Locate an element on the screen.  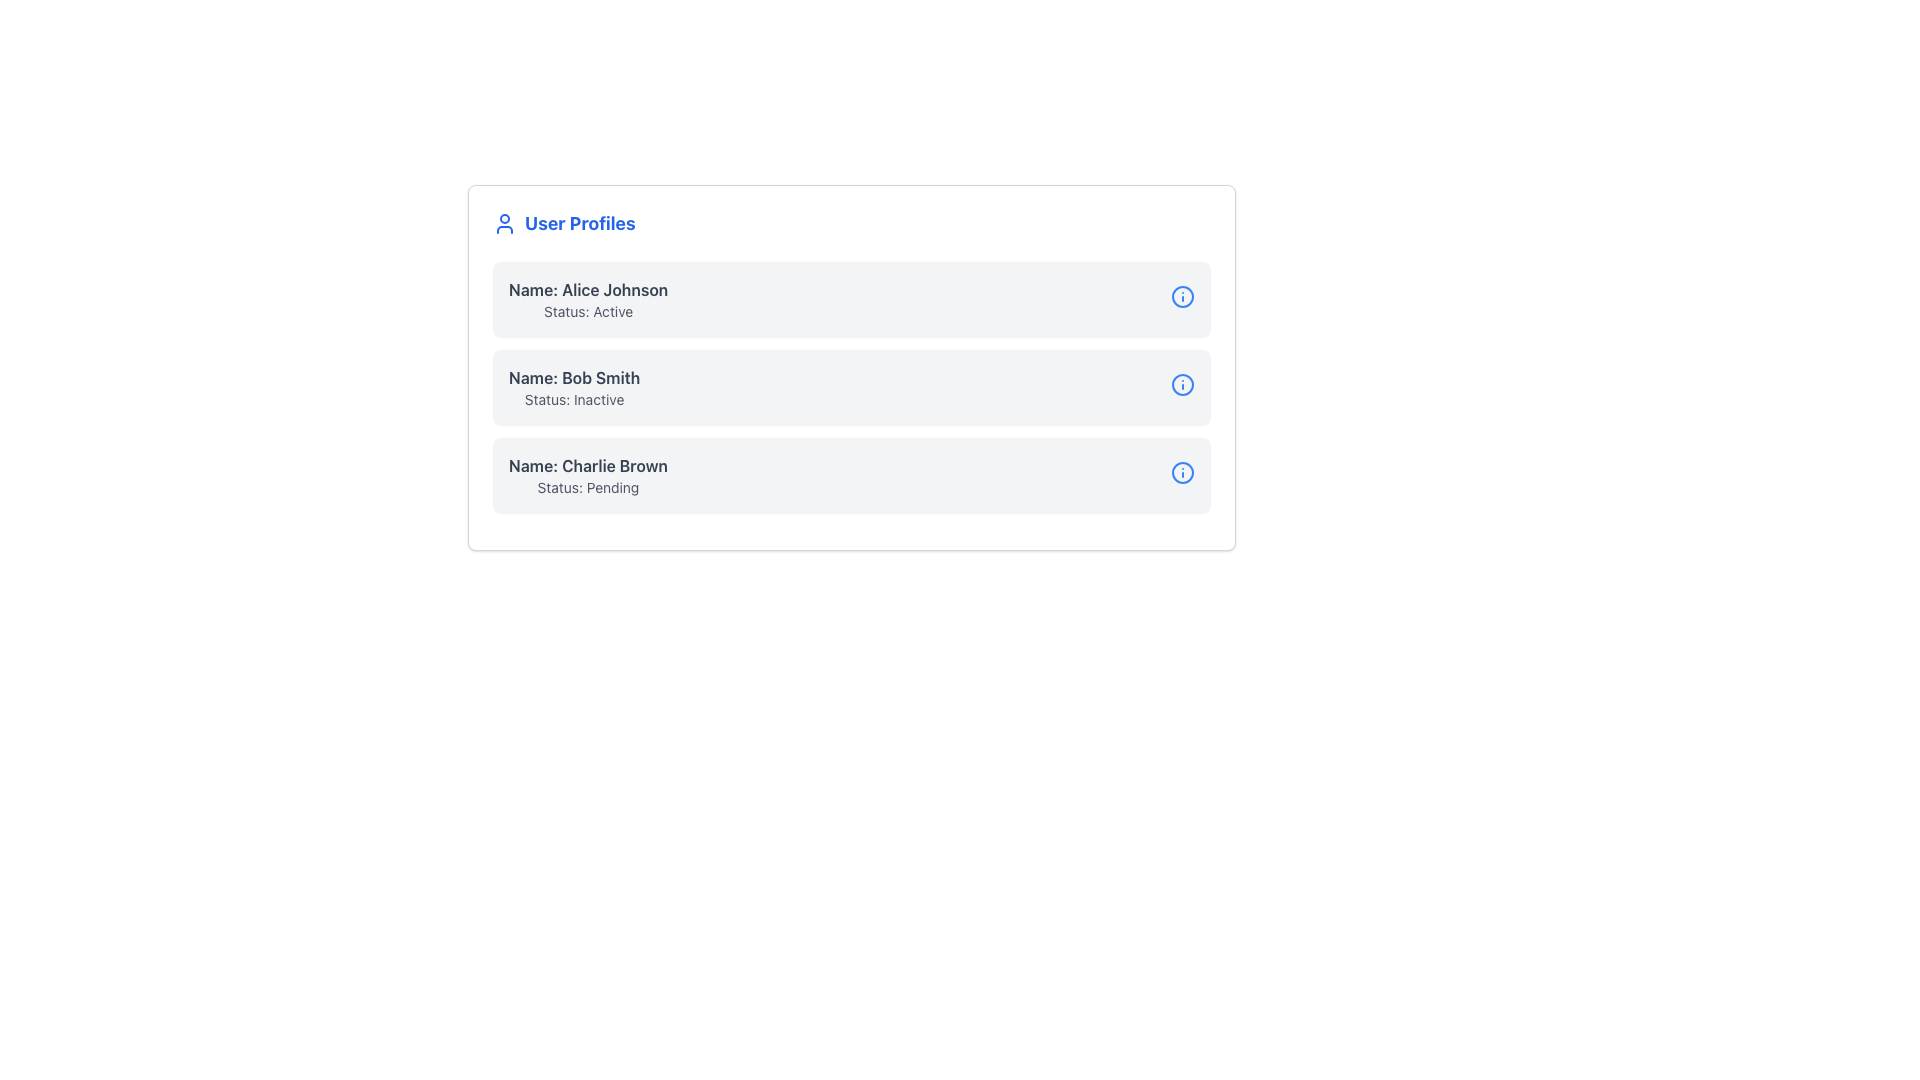
the static label displaying 'Status: Inactive' located below 'Name: Bob Smith' in the second user profile card is located at coordinates (573, 400).